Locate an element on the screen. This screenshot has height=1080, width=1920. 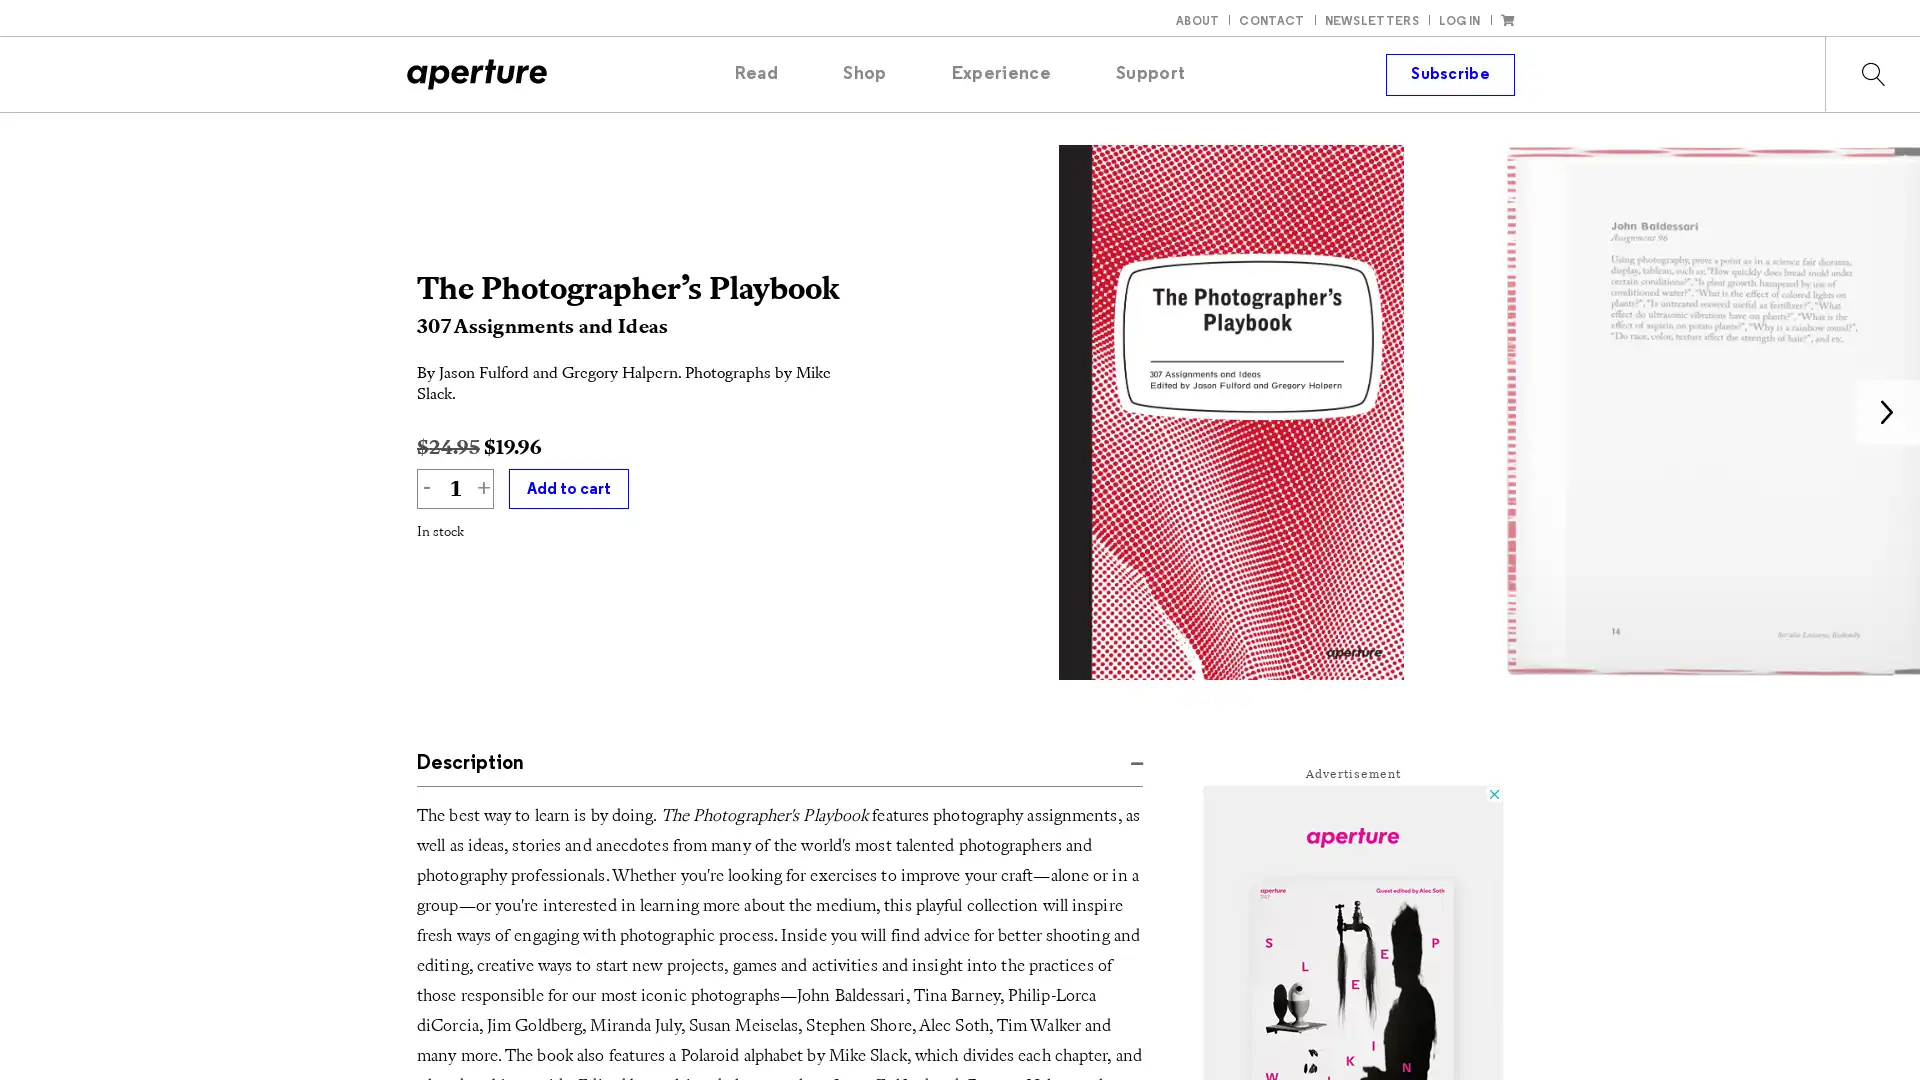
Subscribe is located at coordinates (1449, 72).